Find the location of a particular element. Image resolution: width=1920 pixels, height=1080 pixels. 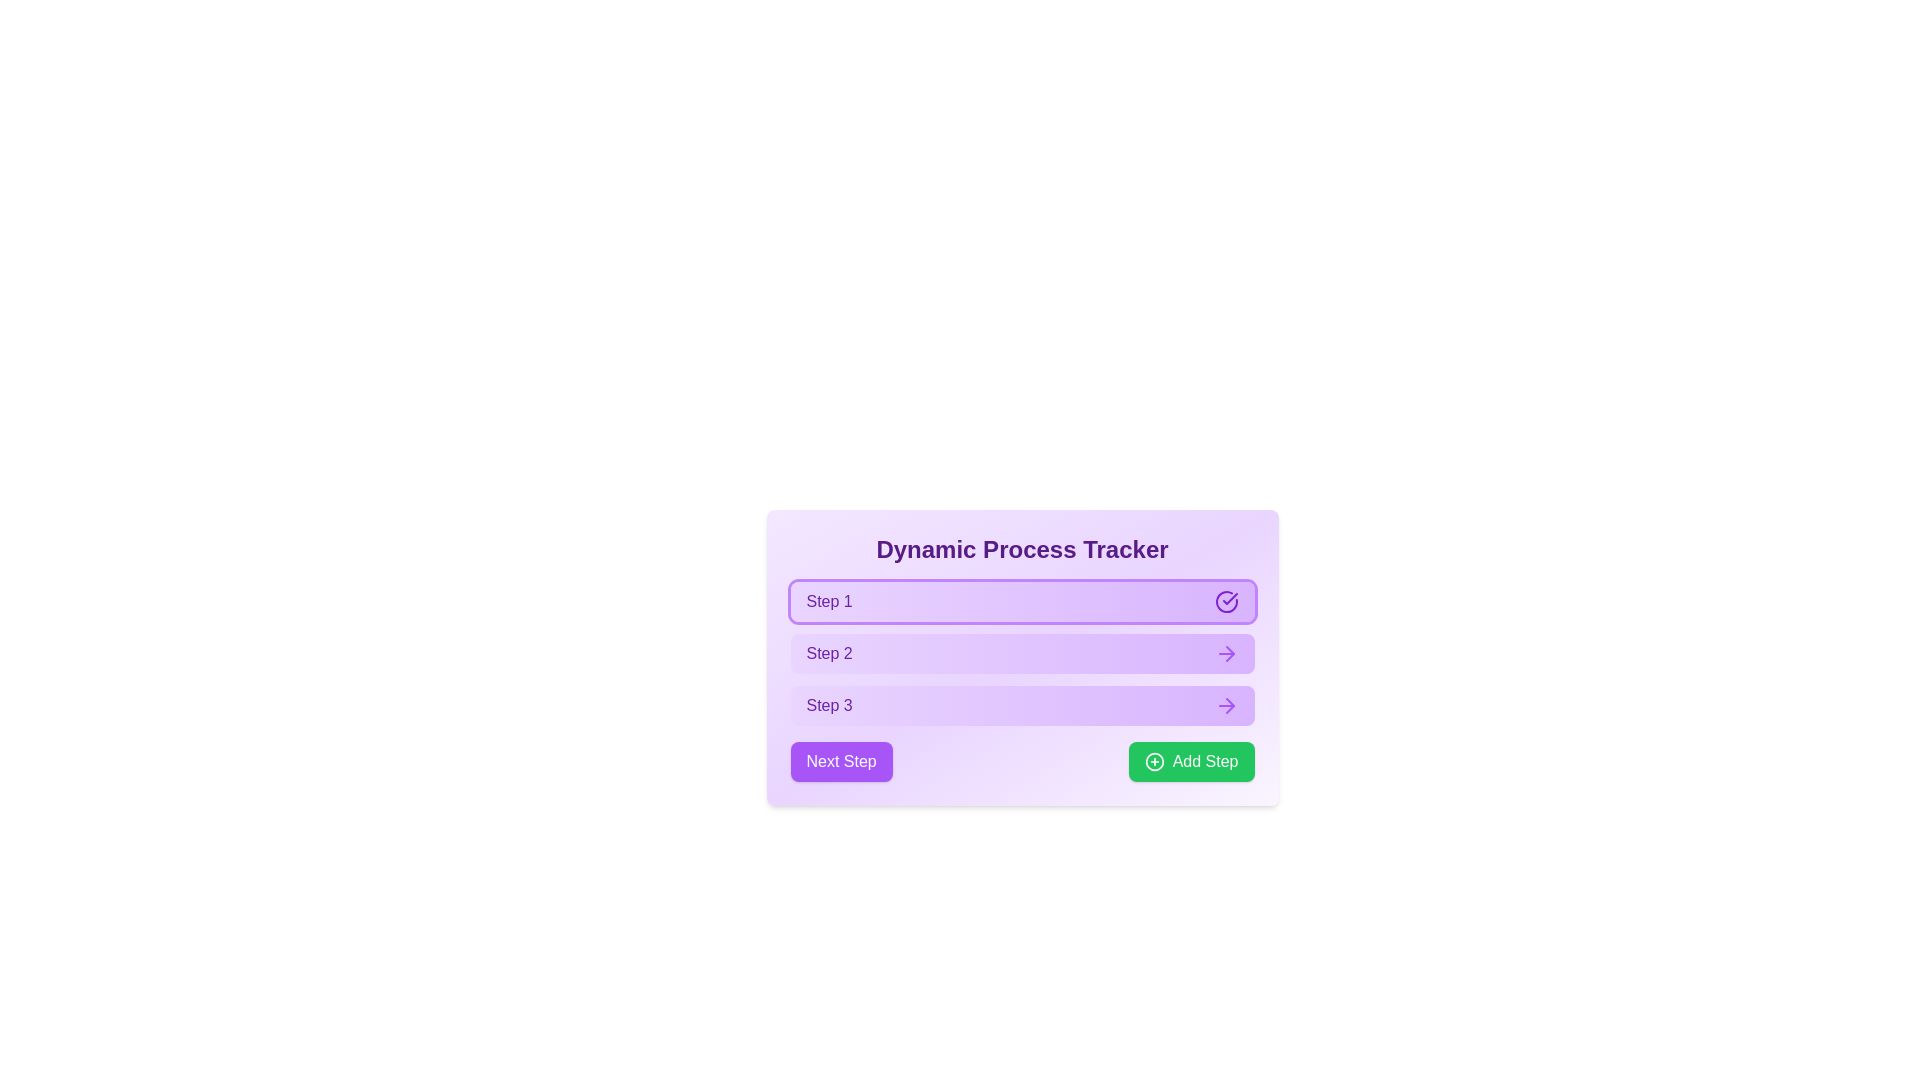

the purple checkmark icon located in the top-right corner of the 'Step 1' field within the Dynamic Process Tracker interface to confirm or mark something is located at coordinates (1228, 597).